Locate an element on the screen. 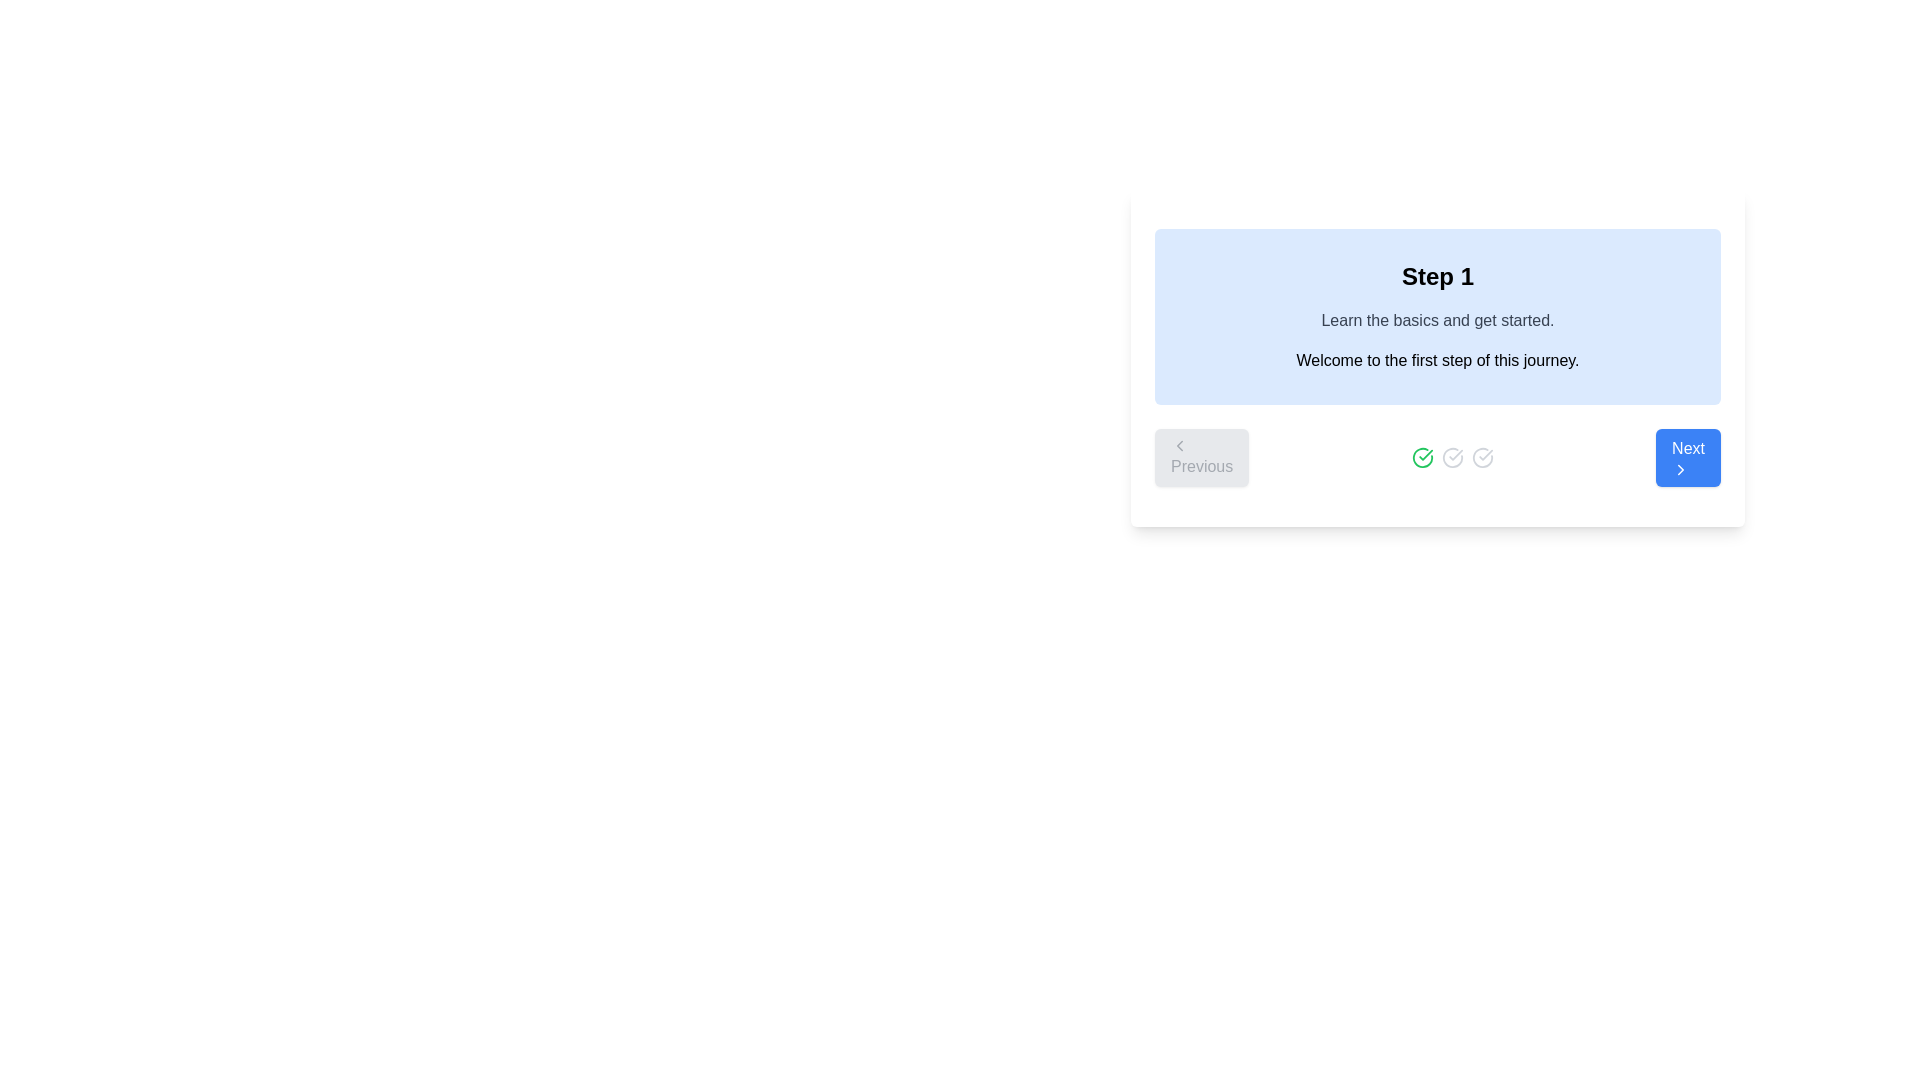 The image size is (1920, 1080). instructional text that provides context for the heading 'Step 1', located centrally within the highlighted blue box is located at coordinates (1437, 319).